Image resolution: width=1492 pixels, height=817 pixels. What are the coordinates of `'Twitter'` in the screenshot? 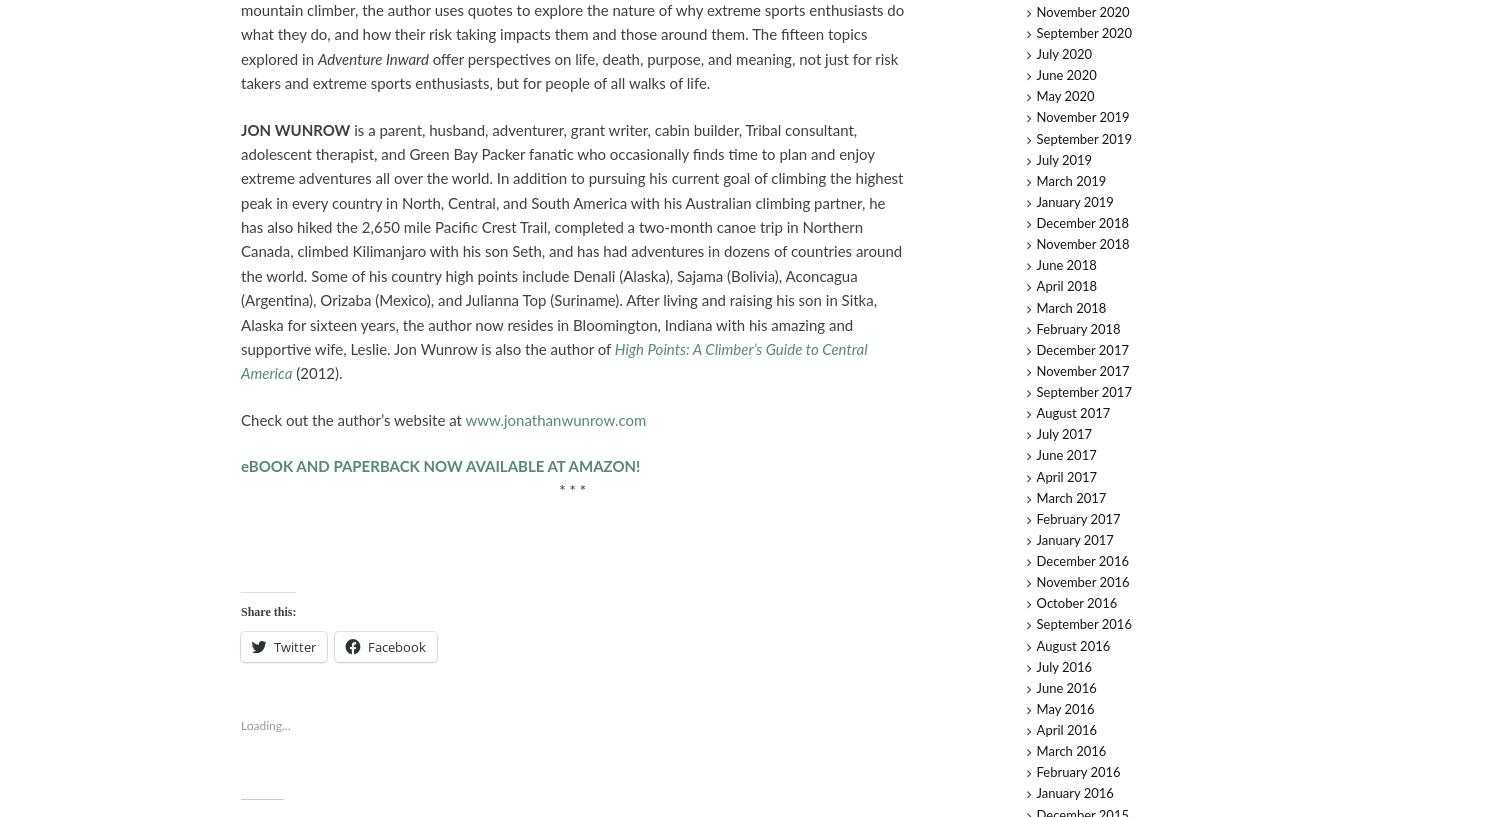 It's located at (272, 646).